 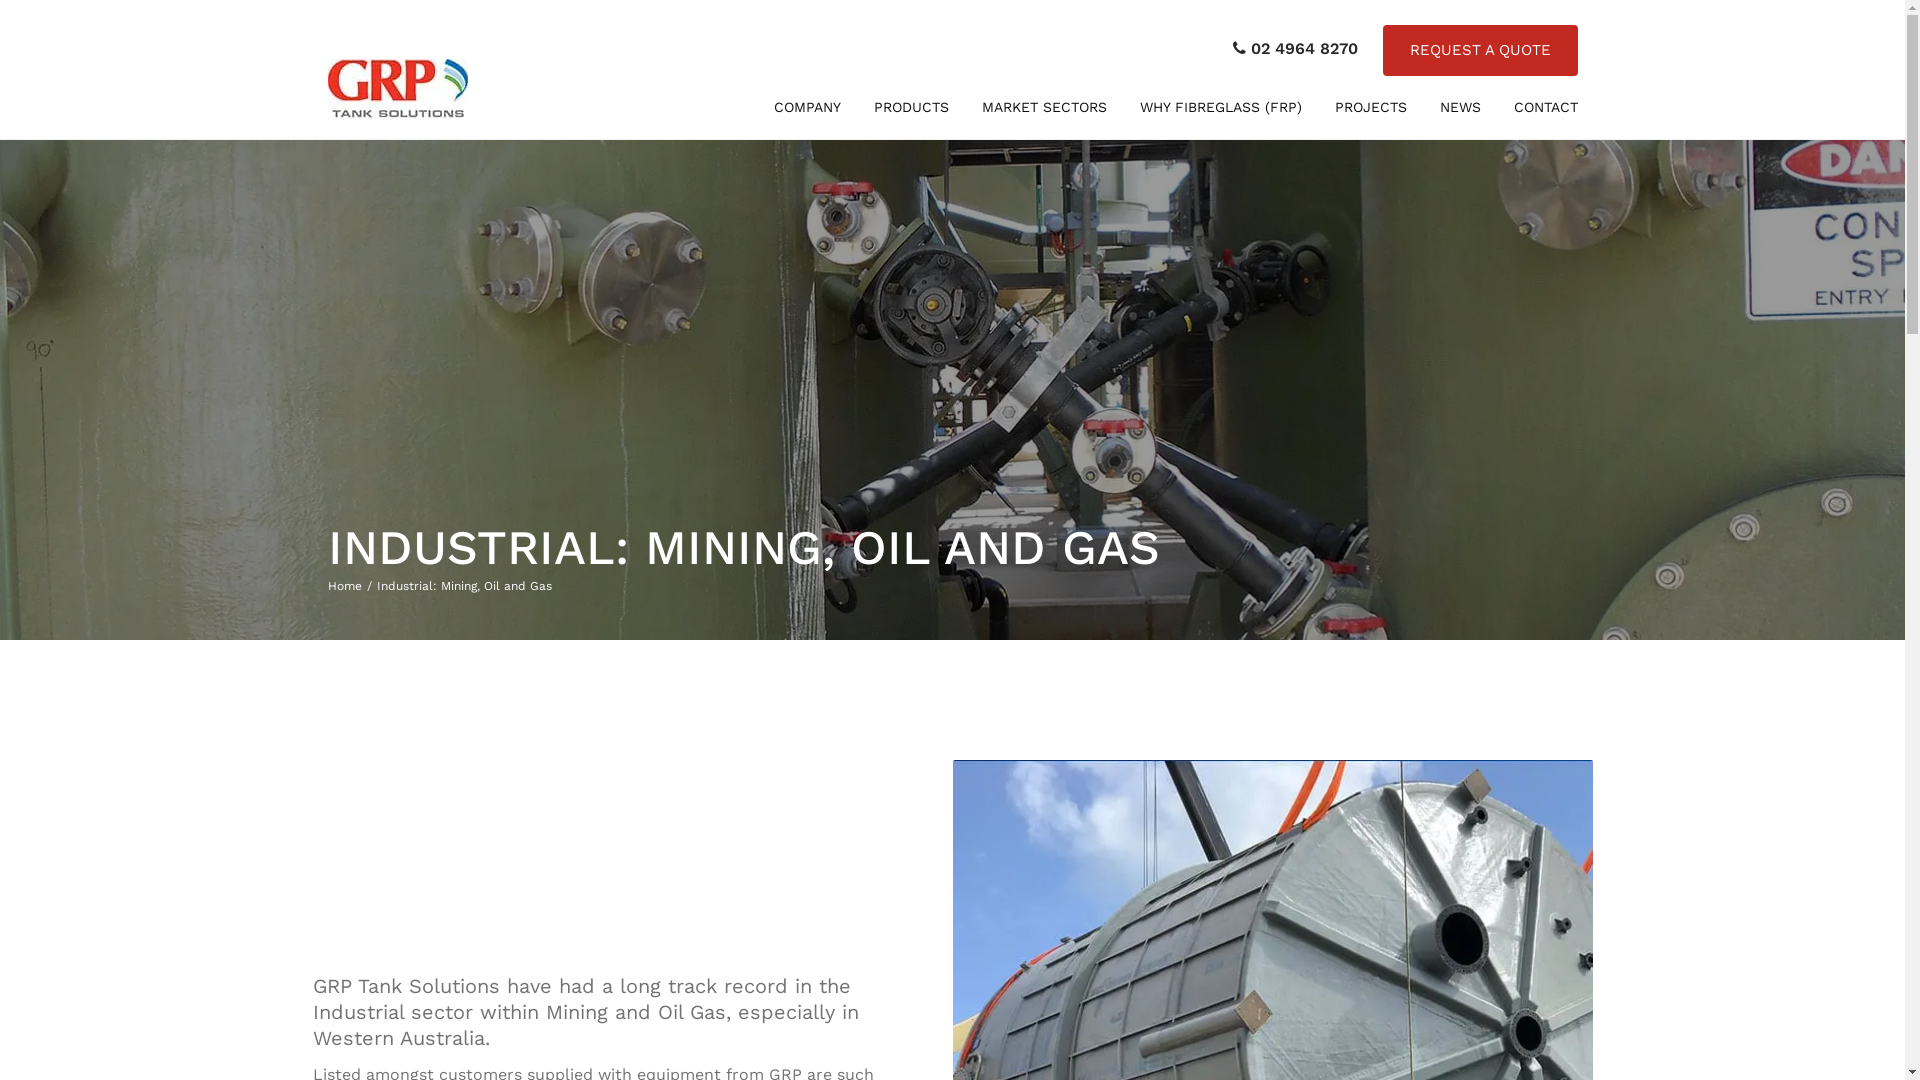 What do you see at coordinates (1324, 107) in the screenshot?
I see `'PROJECTS'` at bounding box center [1324, 107].